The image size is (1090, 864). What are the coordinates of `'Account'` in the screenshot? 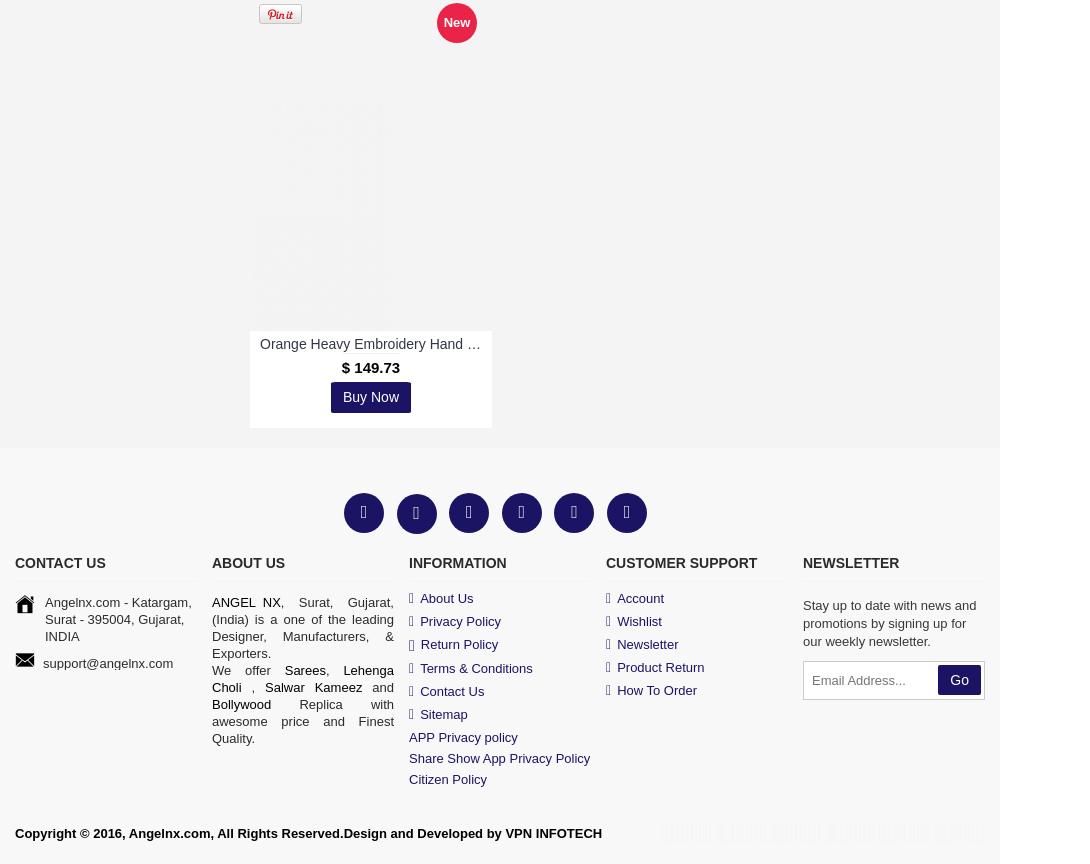 It's located at (640, 597).